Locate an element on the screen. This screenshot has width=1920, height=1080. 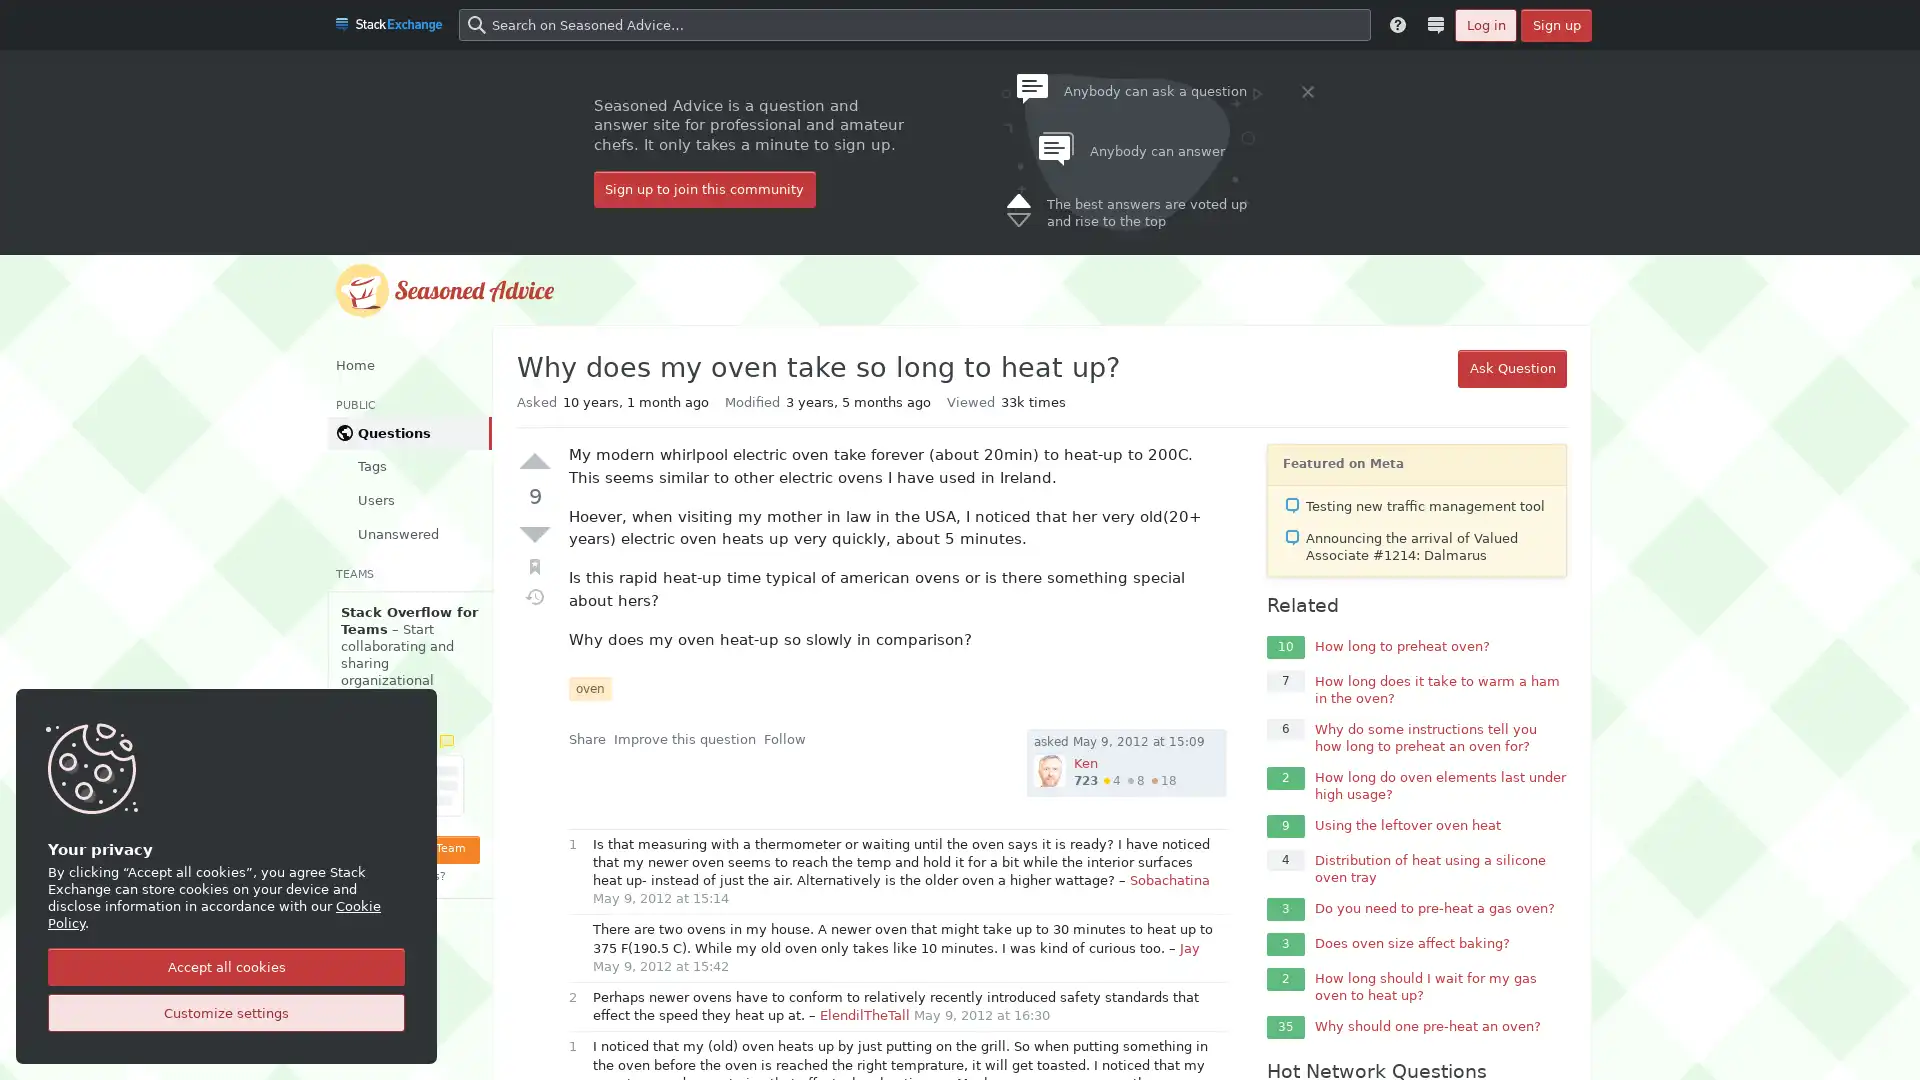
Down vote is located at coordinates (534, 531).